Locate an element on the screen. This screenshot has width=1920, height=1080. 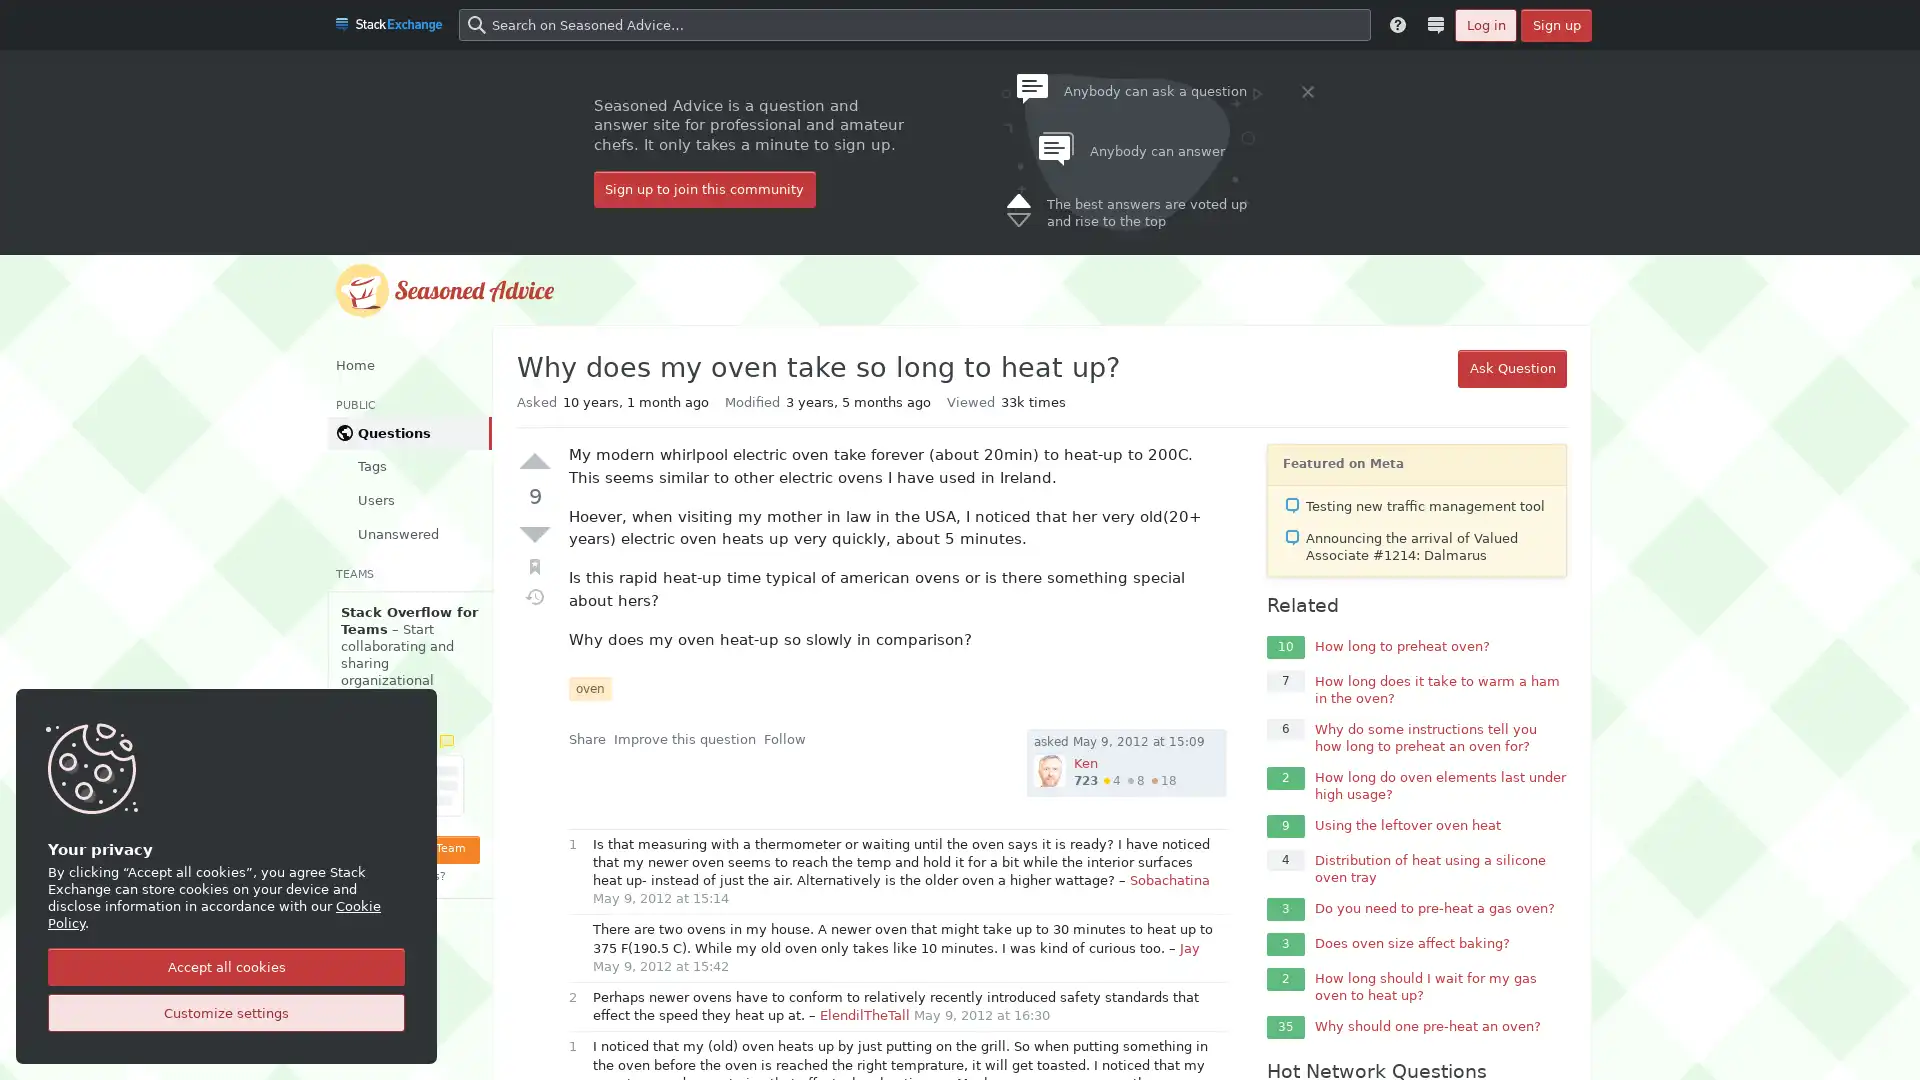
Down vote is located at coordinates (534, 531).